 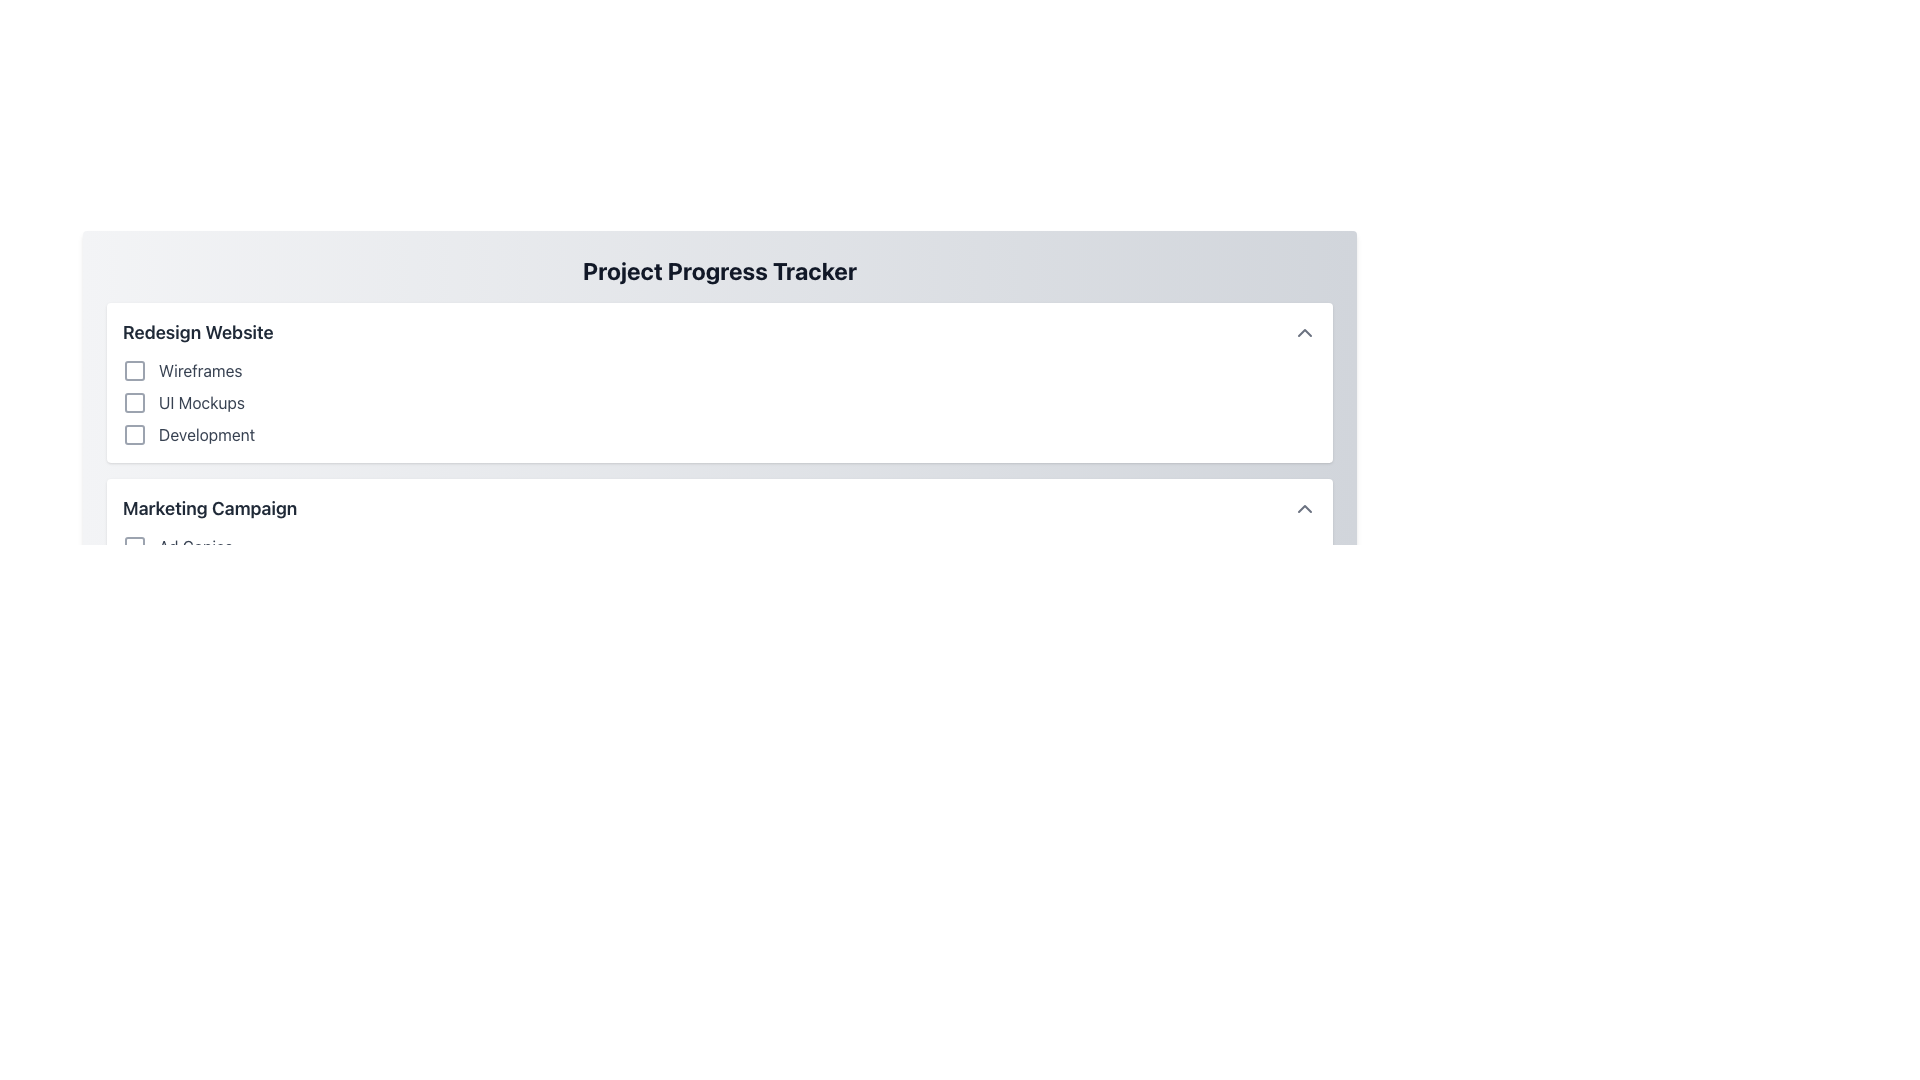 What do you see at coordinates (133, 547) in the screenshot?
I see `the checkbox located to the left of the 'Ad Copies' label in the 'Marketing Campaign' section` at bounding box center [133, 547].